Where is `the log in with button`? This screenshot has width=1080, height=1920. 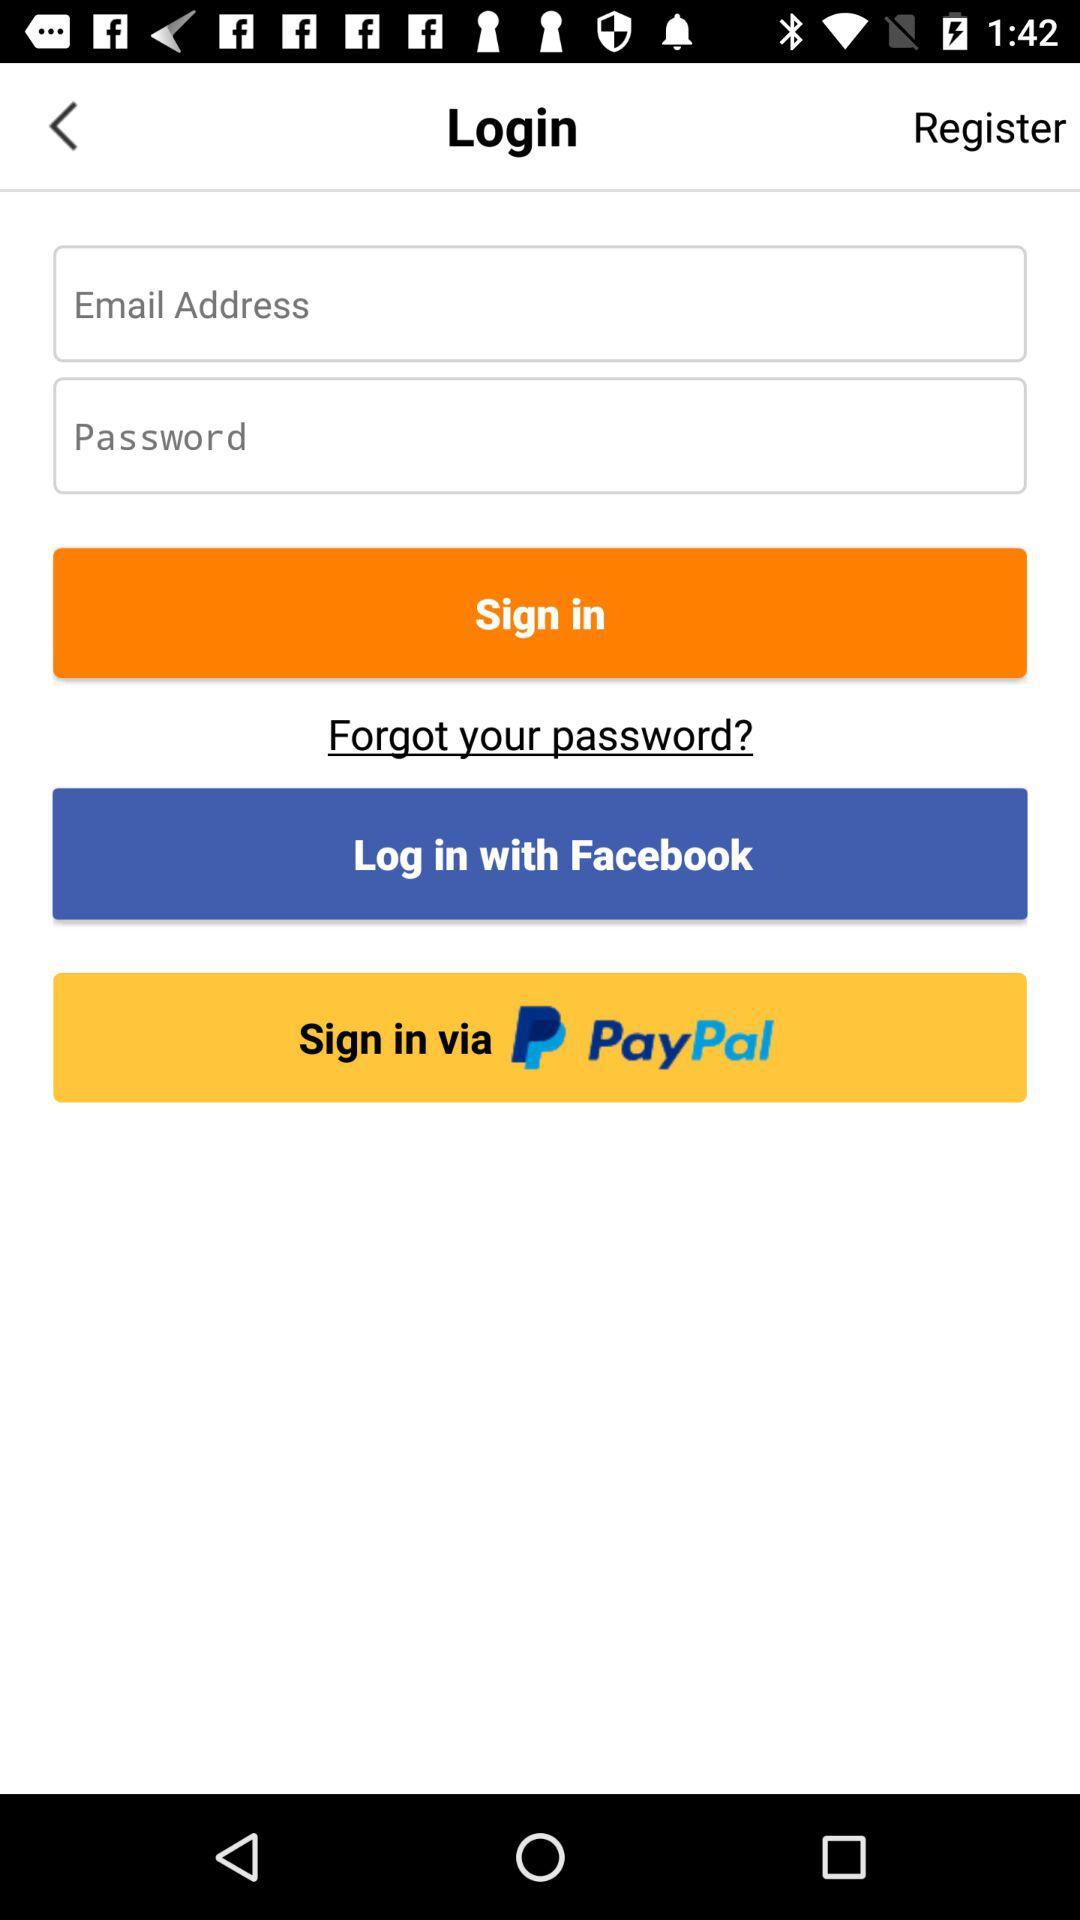
the log in with button is located at coordinates (540, 853).